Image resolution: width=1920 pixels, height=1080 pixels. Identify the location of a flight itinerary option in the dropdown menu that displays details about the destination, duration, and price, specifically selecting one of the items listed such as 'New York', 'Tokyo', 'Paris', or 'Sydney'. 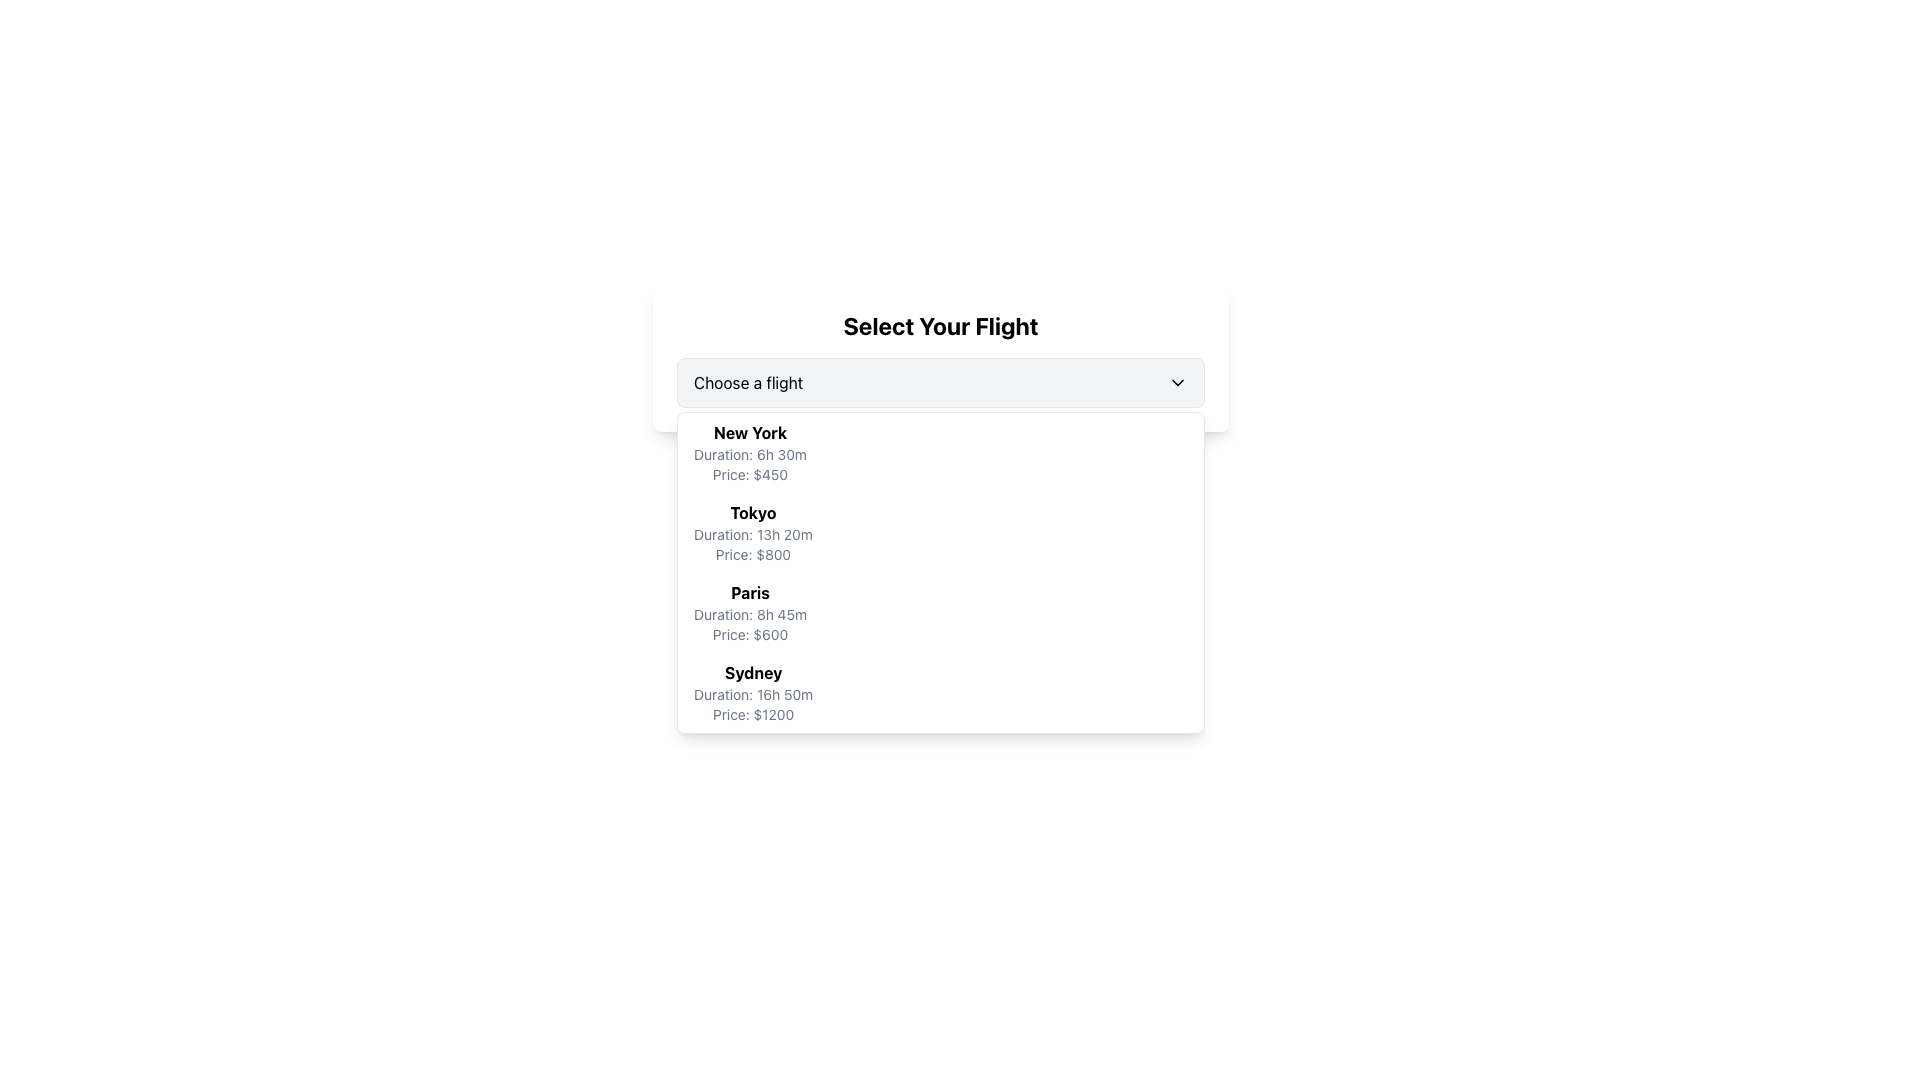
(939, 573).